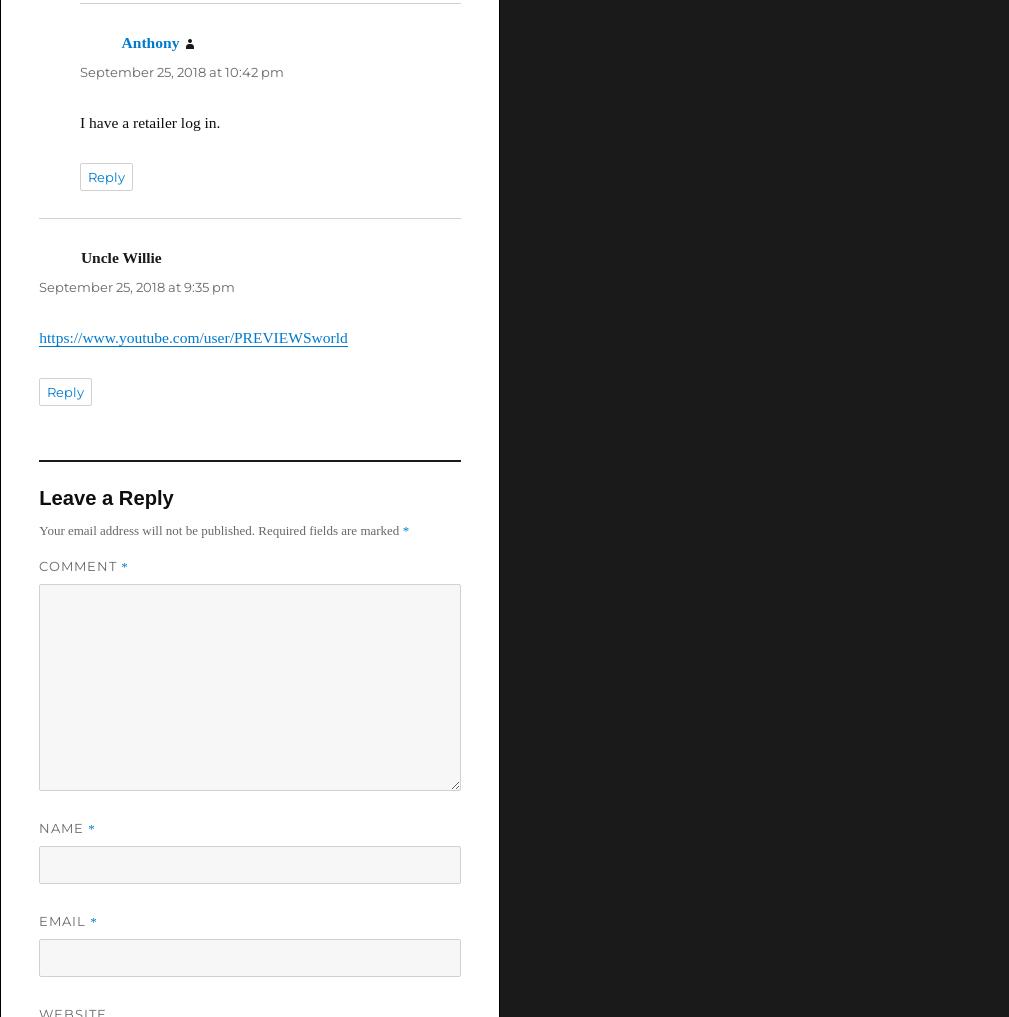  What do you see at coordinates (119, 256) in the screenshot?
I see `'Uncle Willie'` at bounding box center [119, 256].